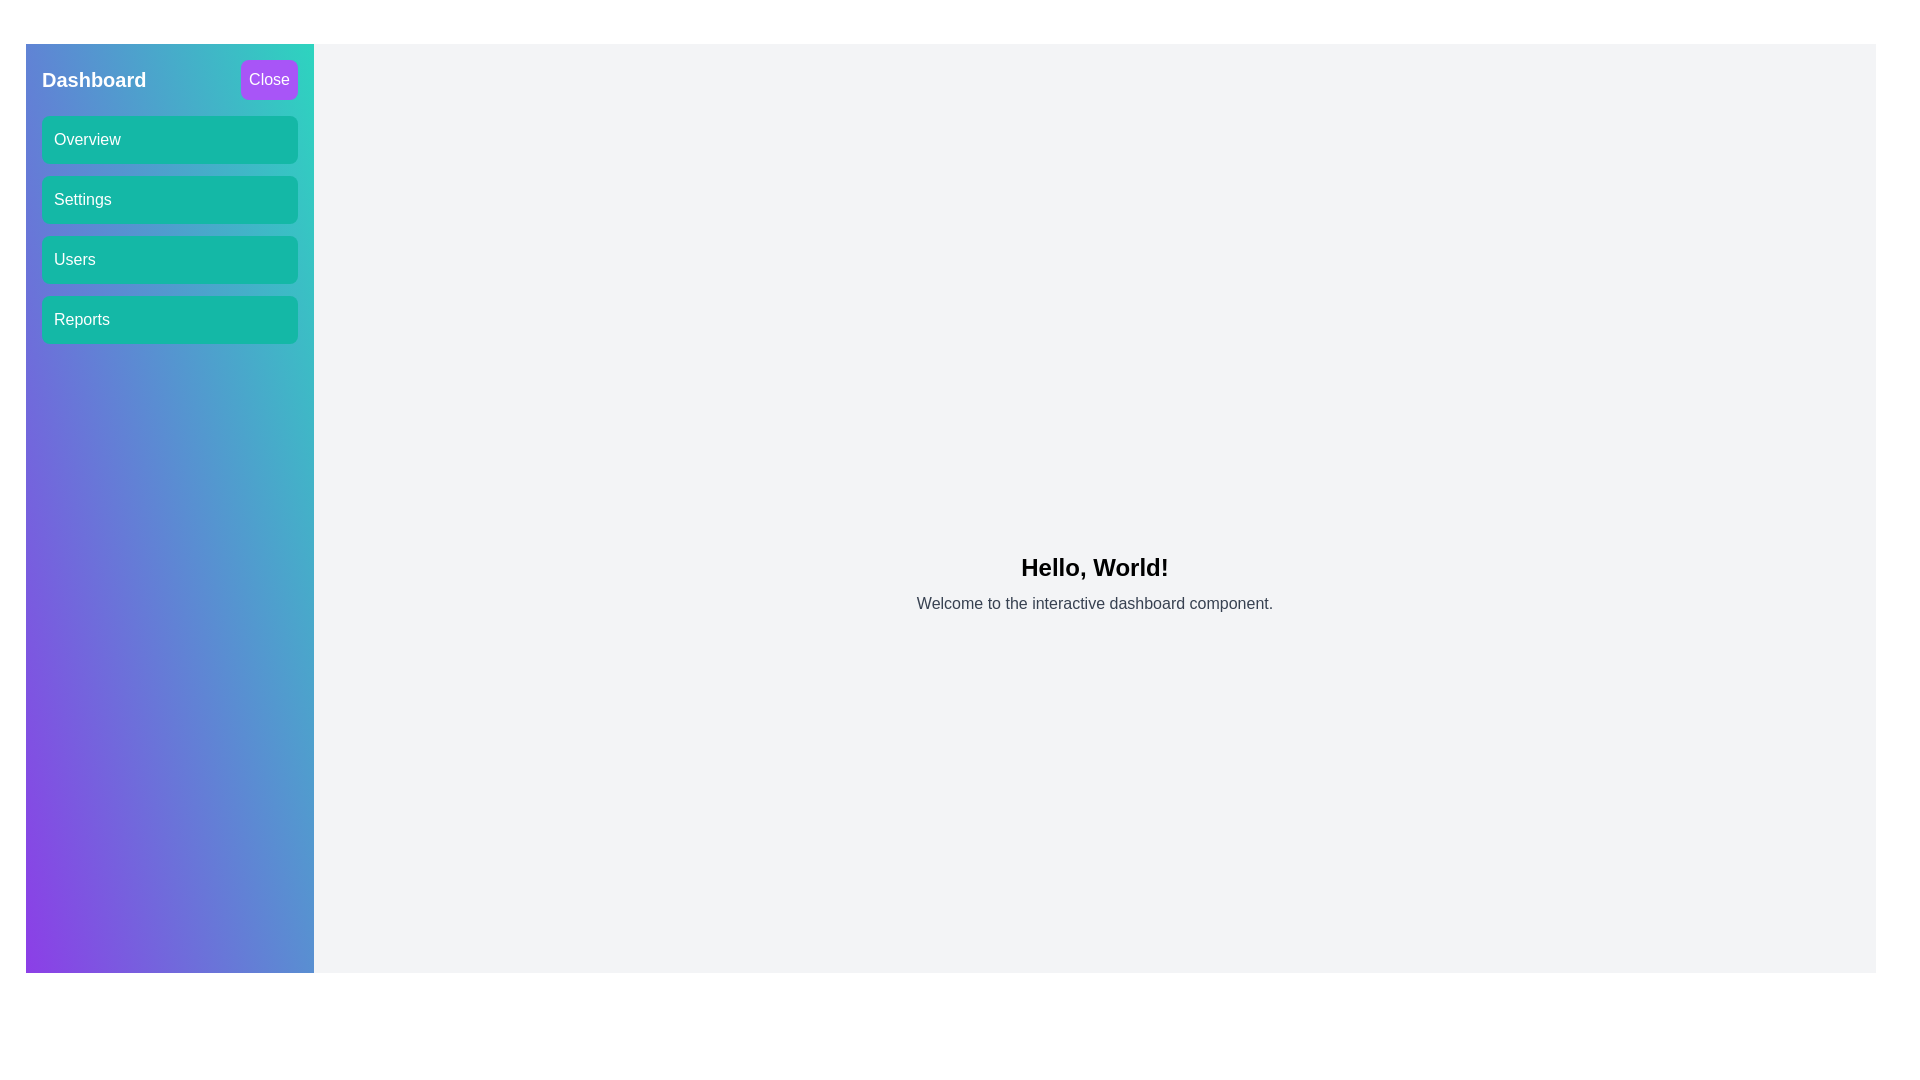  I want to click on the text 'Hello, World!' displayed in the main content area, so click(1093, 567).